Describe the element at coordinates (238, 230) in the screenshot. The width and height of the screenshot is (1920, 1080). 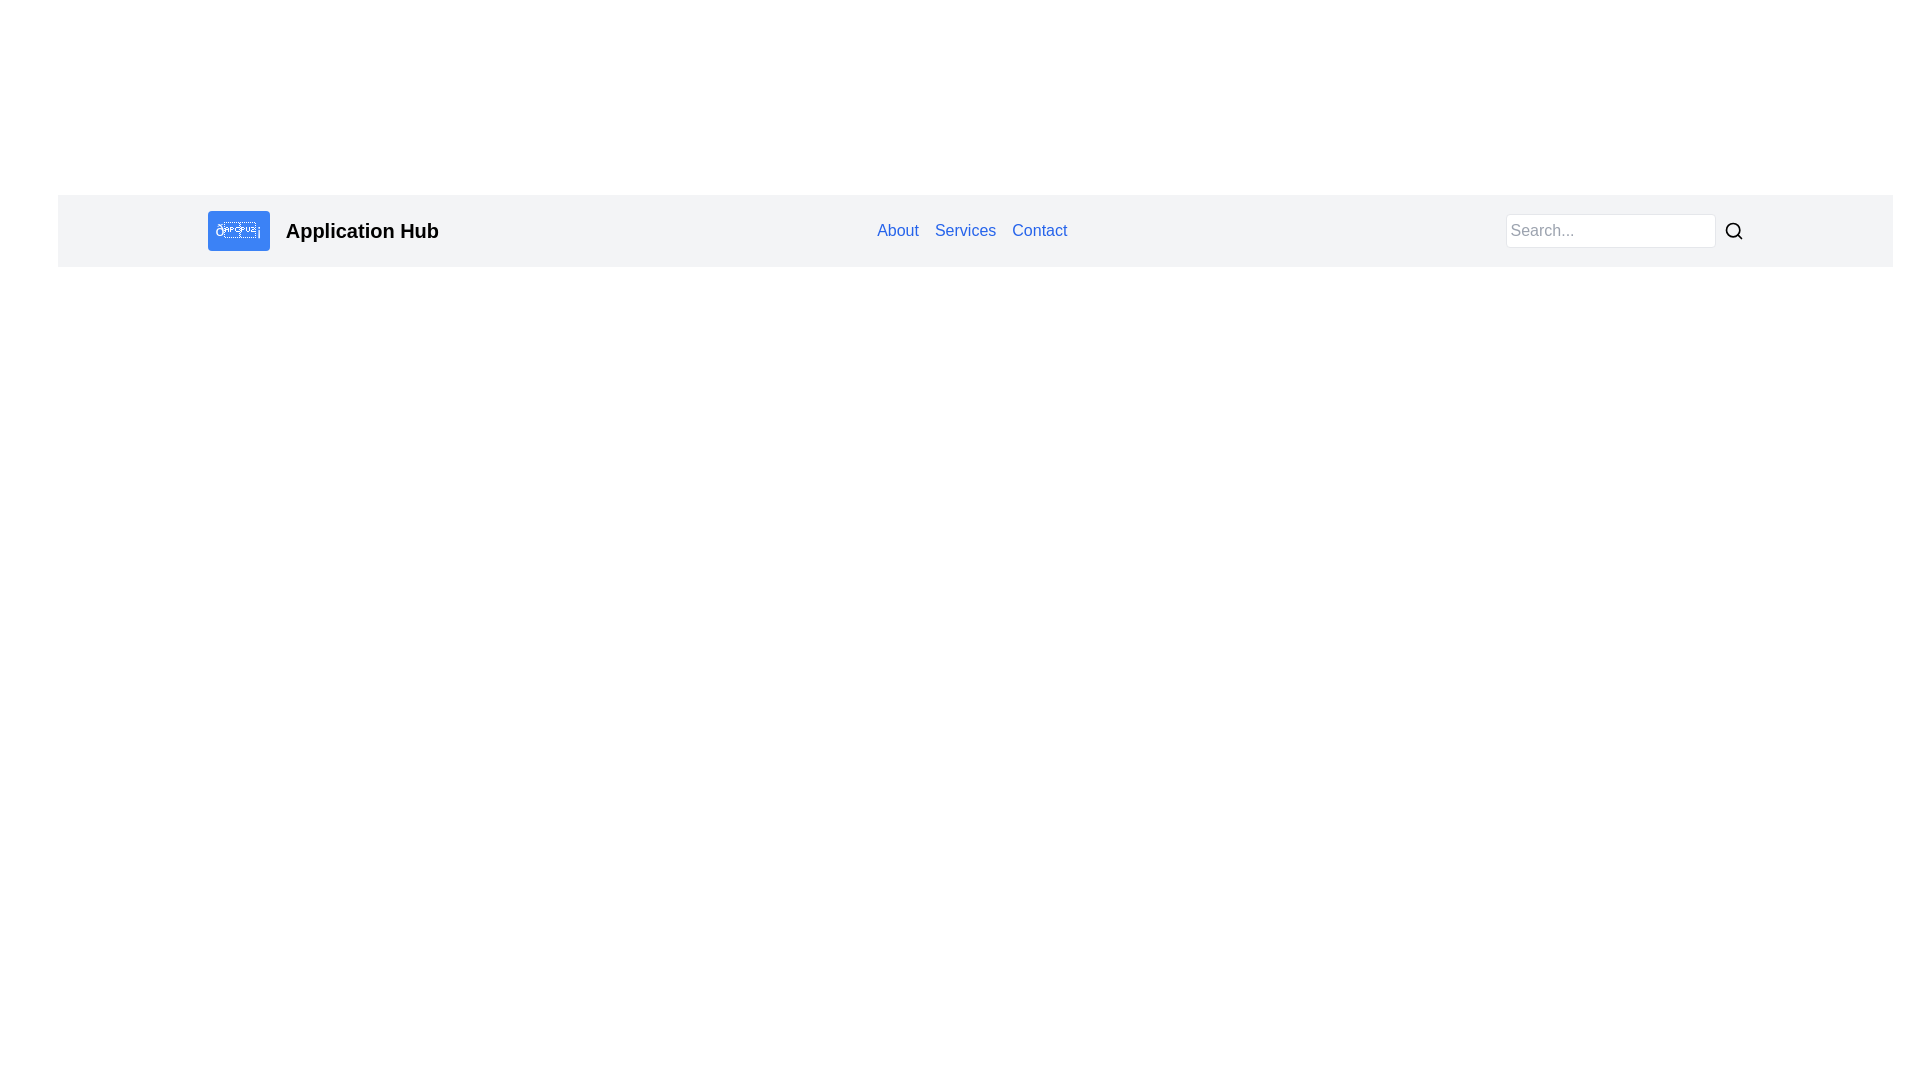
I see `the blue rounded rectangle icon containing a white lightning bolt emoji, located to the left of the 'Application Hub' text in the top-left corner of the interface` at that location.